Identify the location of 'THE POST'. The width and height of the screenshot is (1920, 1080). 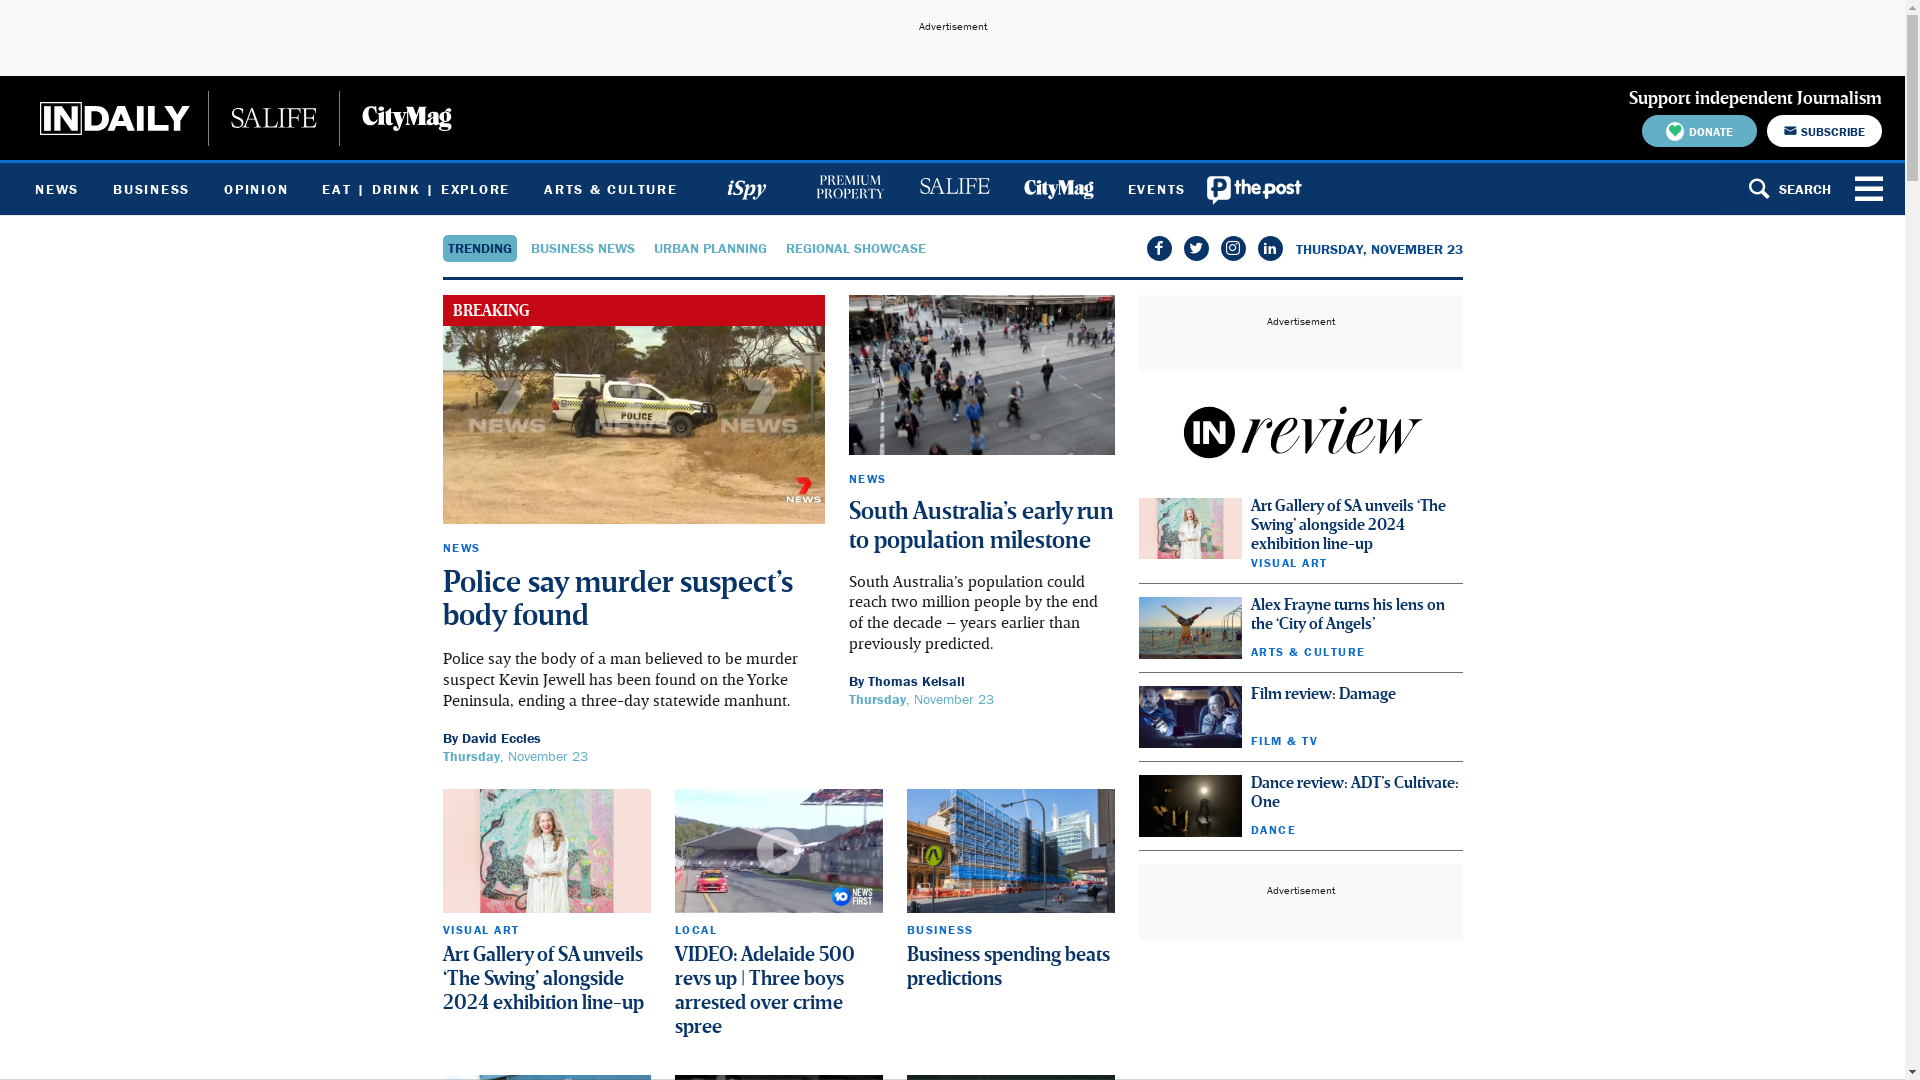
(1253, 189).